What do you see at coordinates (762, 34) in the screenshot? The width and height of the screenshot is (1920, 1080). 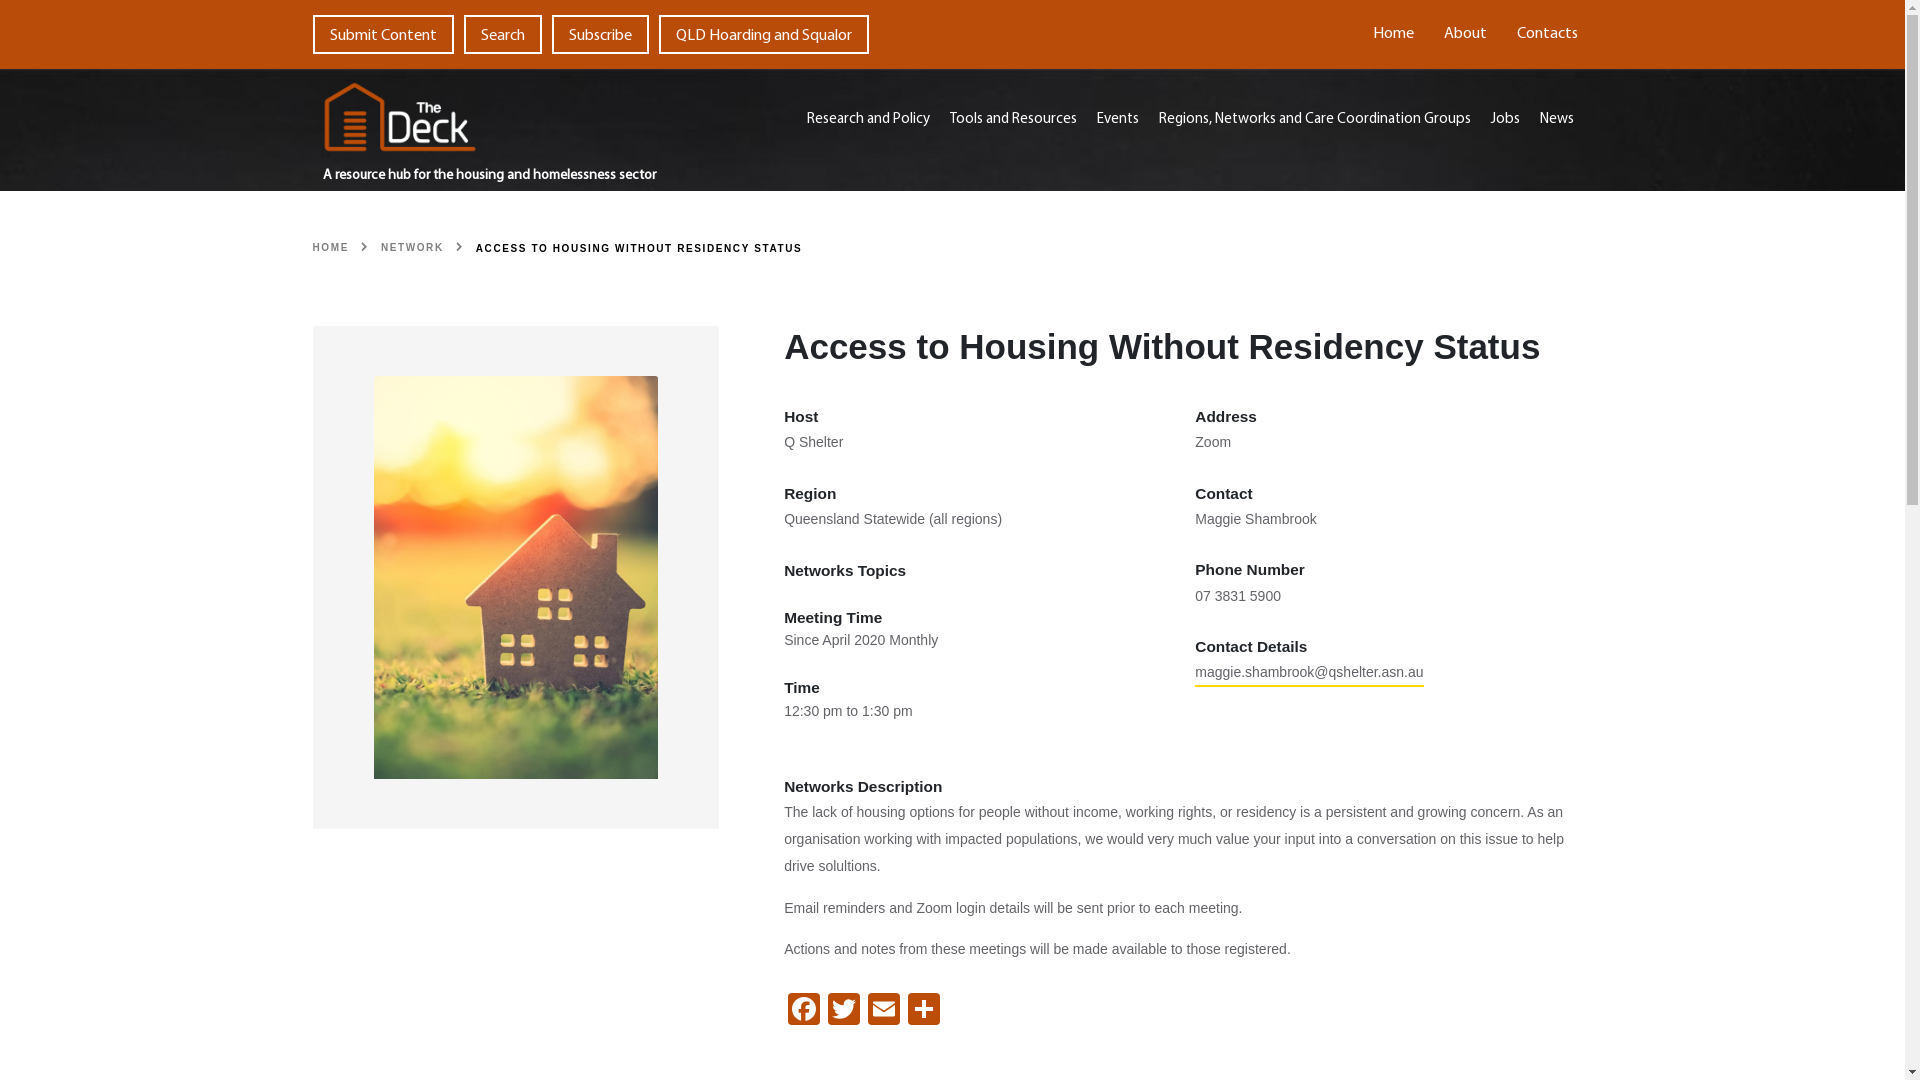 I see `'QLD Hoarding and Squalor'` at bounding box center [762, 34].